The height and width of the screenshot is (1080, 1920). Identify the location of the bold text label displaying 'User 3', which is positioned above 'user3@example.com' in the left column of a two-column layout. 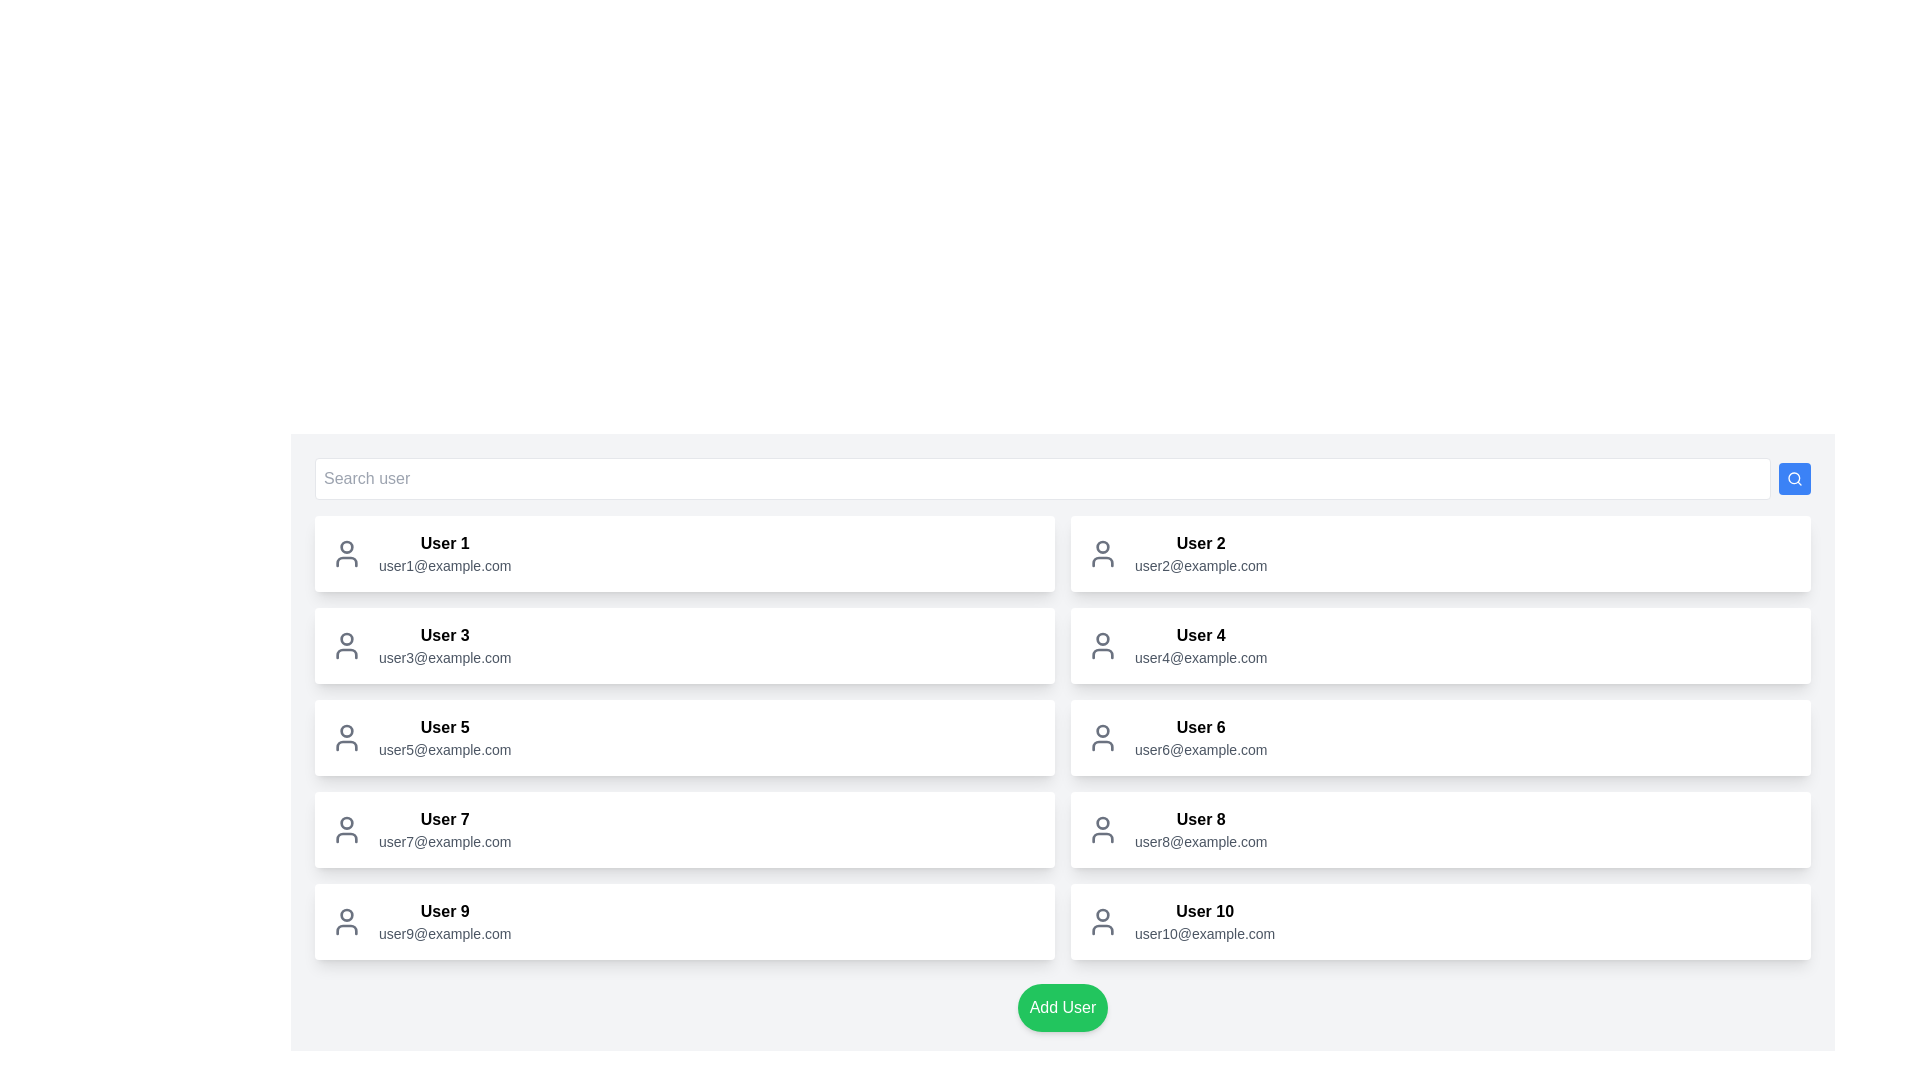
(444, 636).